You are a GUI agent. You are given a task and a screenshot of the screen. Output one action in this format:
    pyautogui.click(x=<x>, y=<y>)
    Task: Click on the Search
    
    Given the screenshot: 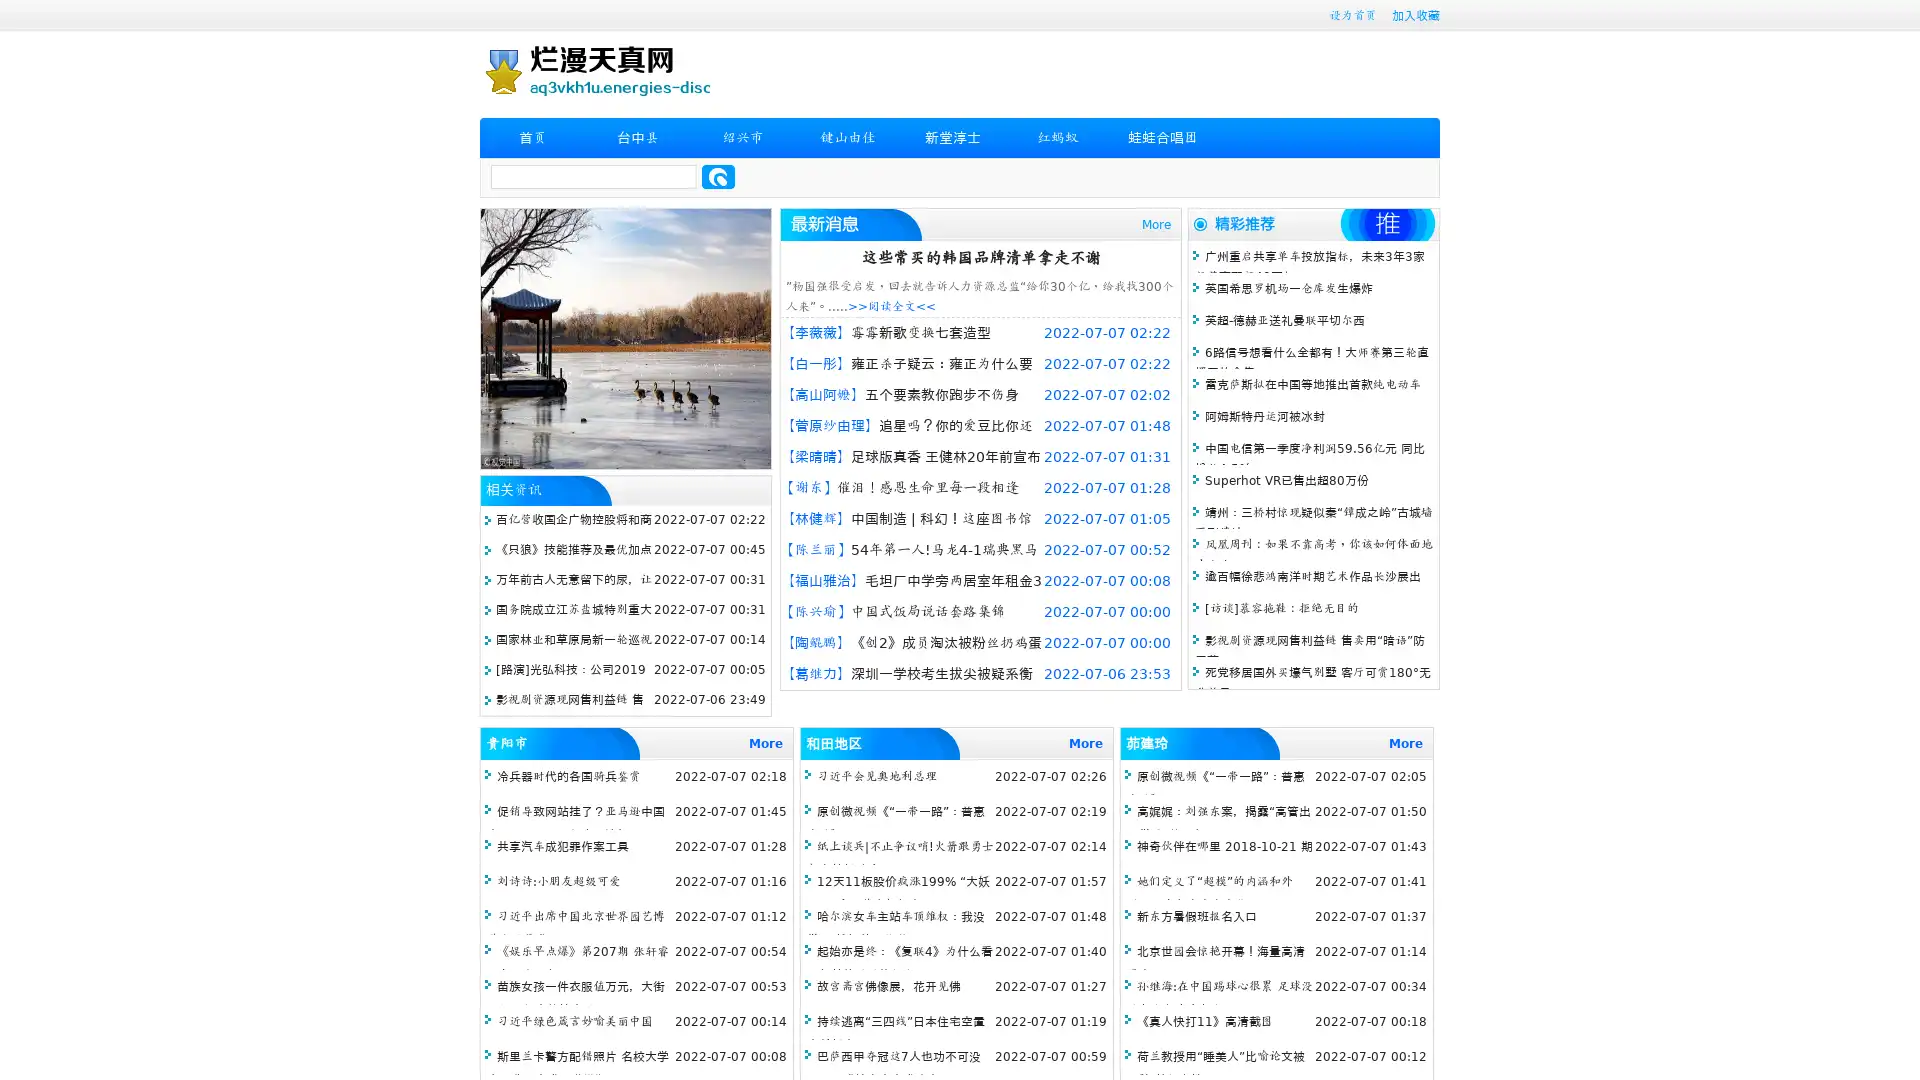 What is the action you would take?
    pyautogui.click(x=718, y=176)
    